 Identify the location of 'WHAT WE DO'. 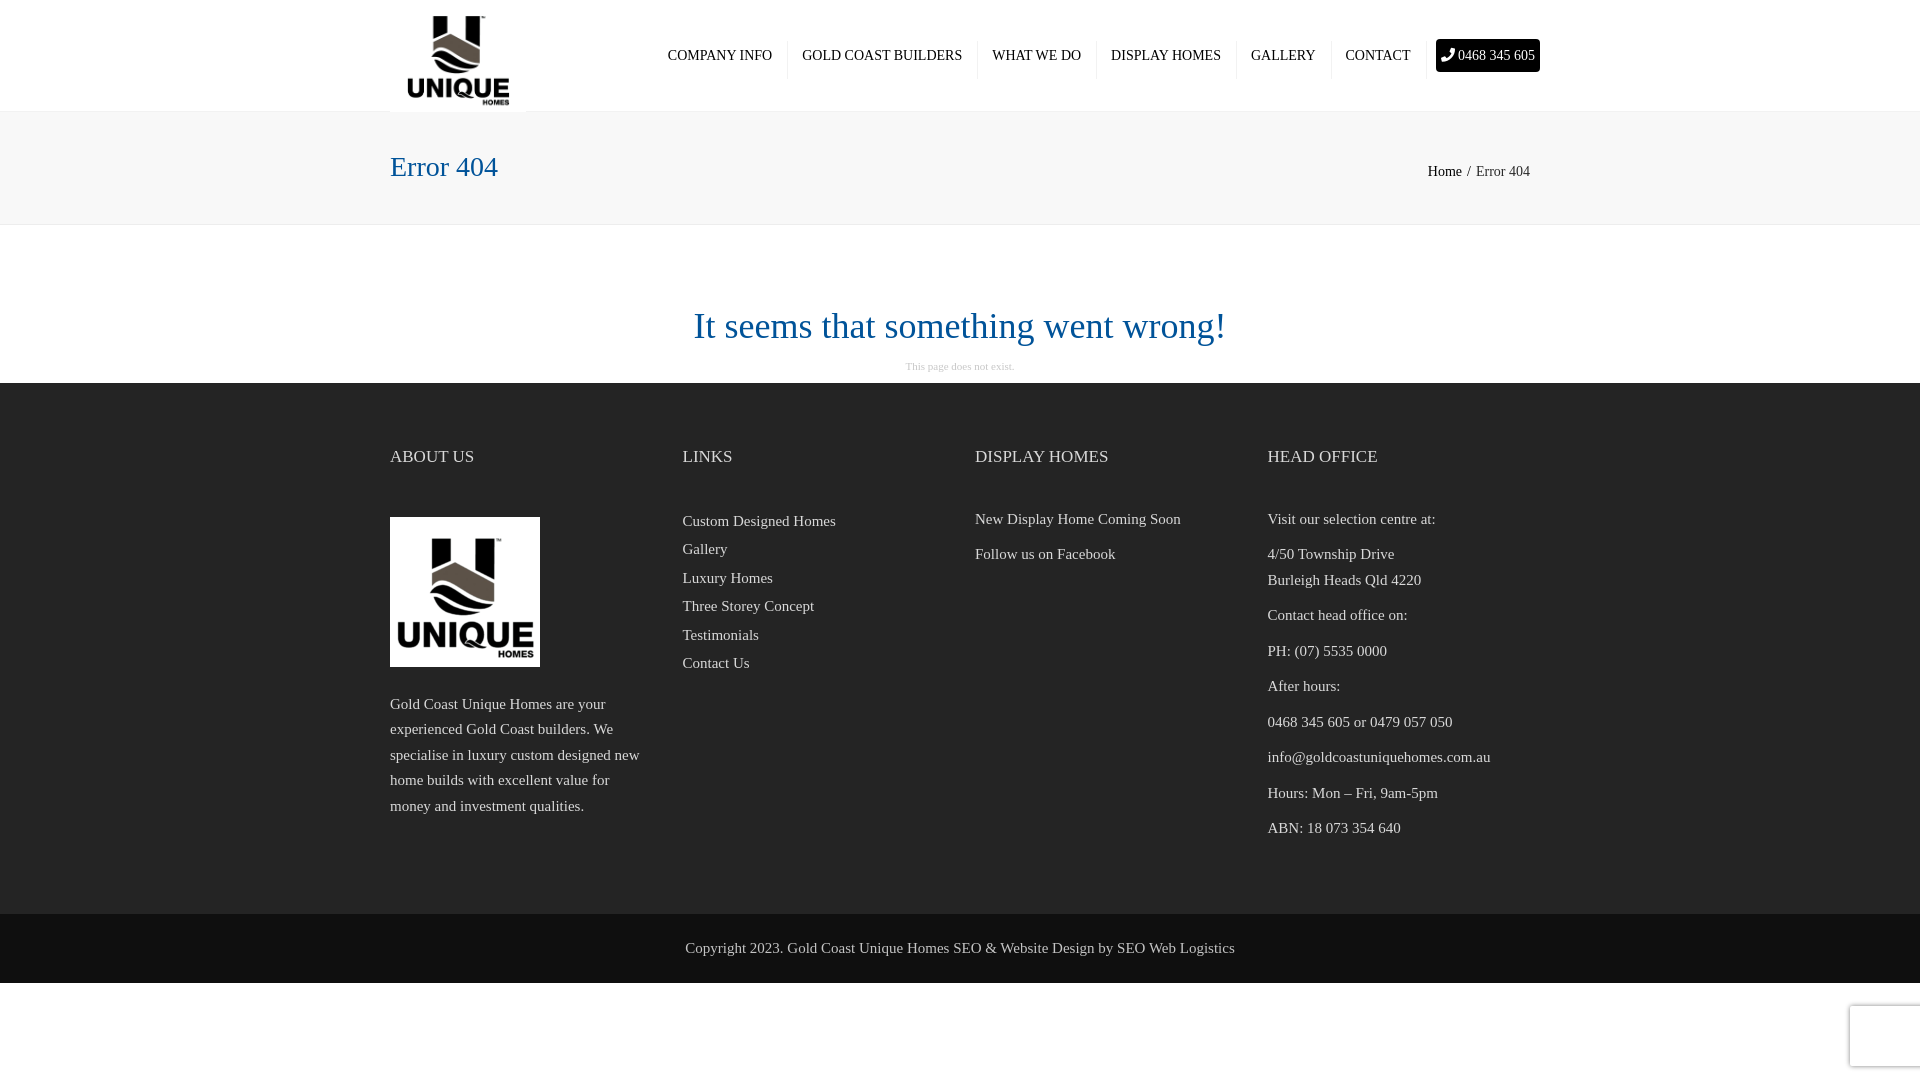
(1036, 55).